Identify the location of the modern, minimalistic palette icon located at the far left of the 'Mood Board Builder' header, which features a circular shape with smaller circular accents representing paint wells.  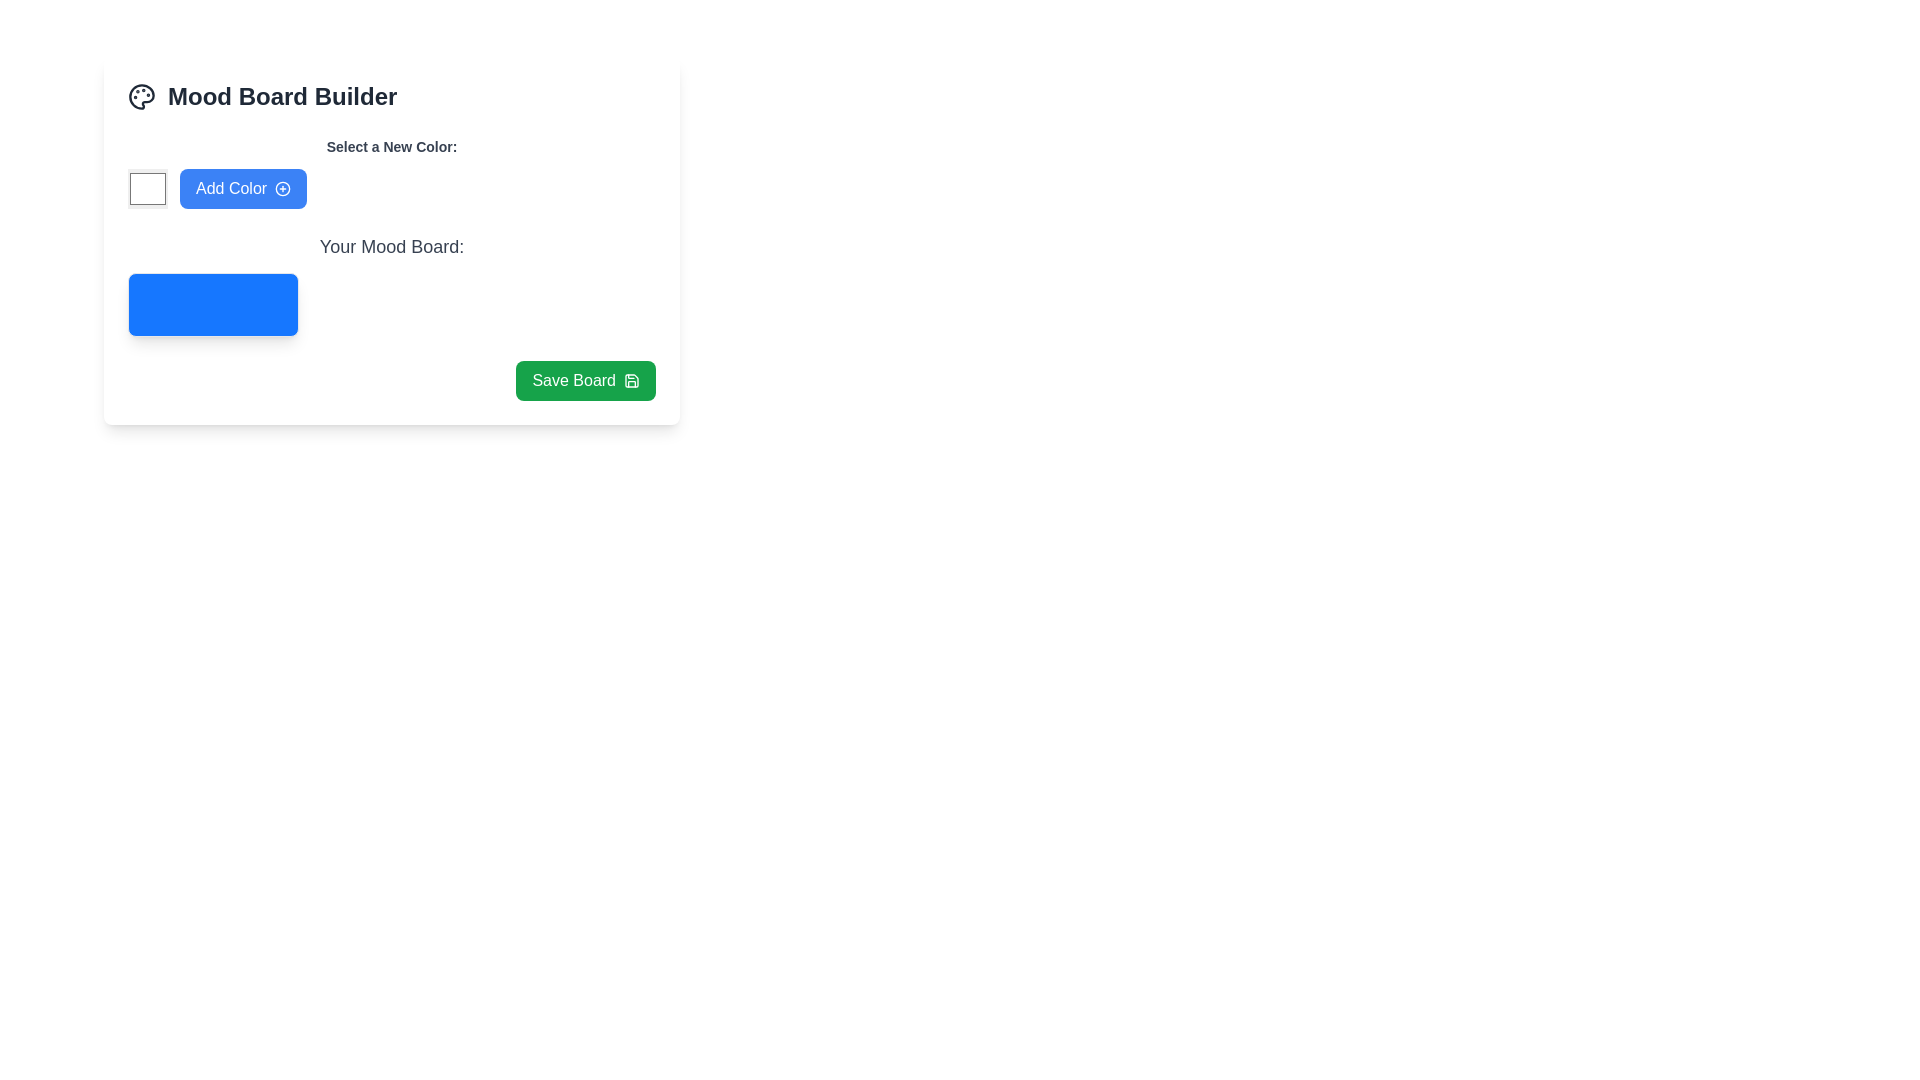
(141, 96).